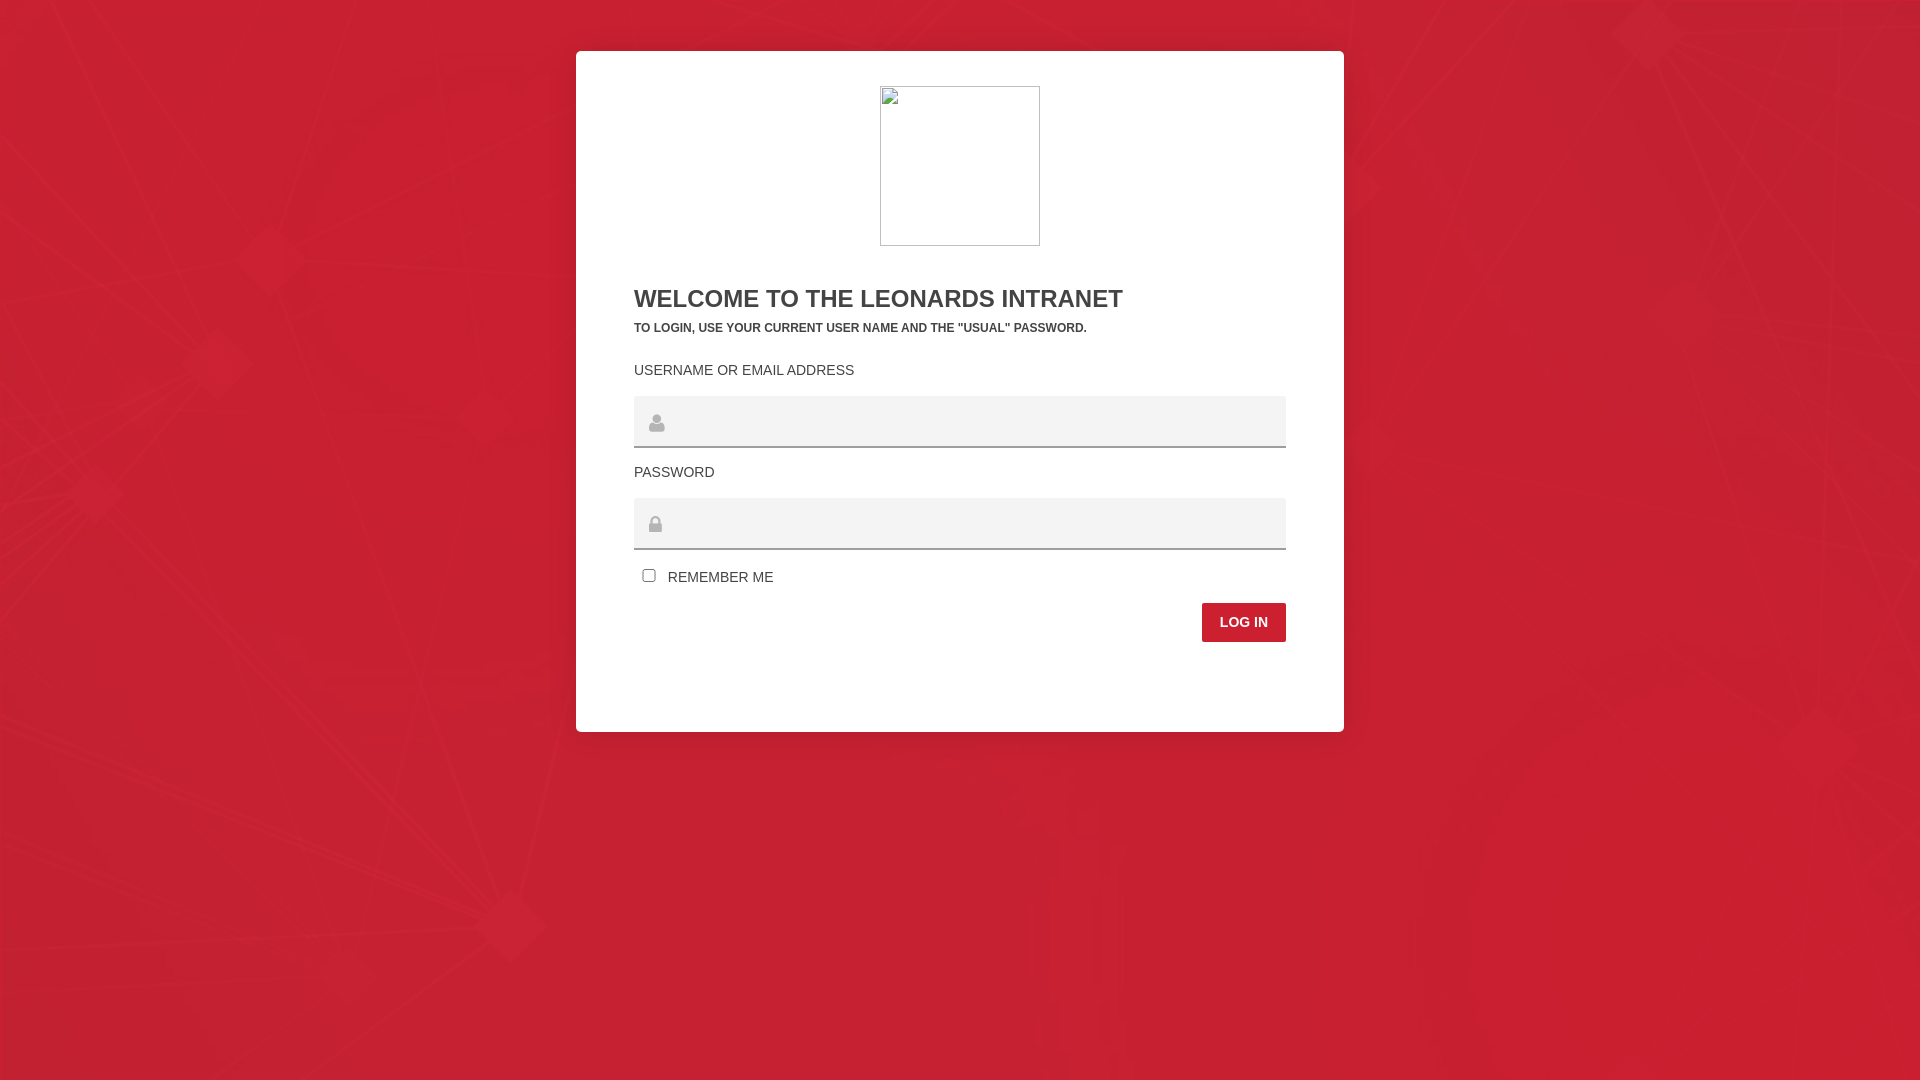 Image resolution: width=1920 pixels, height=1080 pixels. What do you see at coordinates (1242, 620) in the screenshot?
I see `'Log In'` at bounding box center [1242, 620].